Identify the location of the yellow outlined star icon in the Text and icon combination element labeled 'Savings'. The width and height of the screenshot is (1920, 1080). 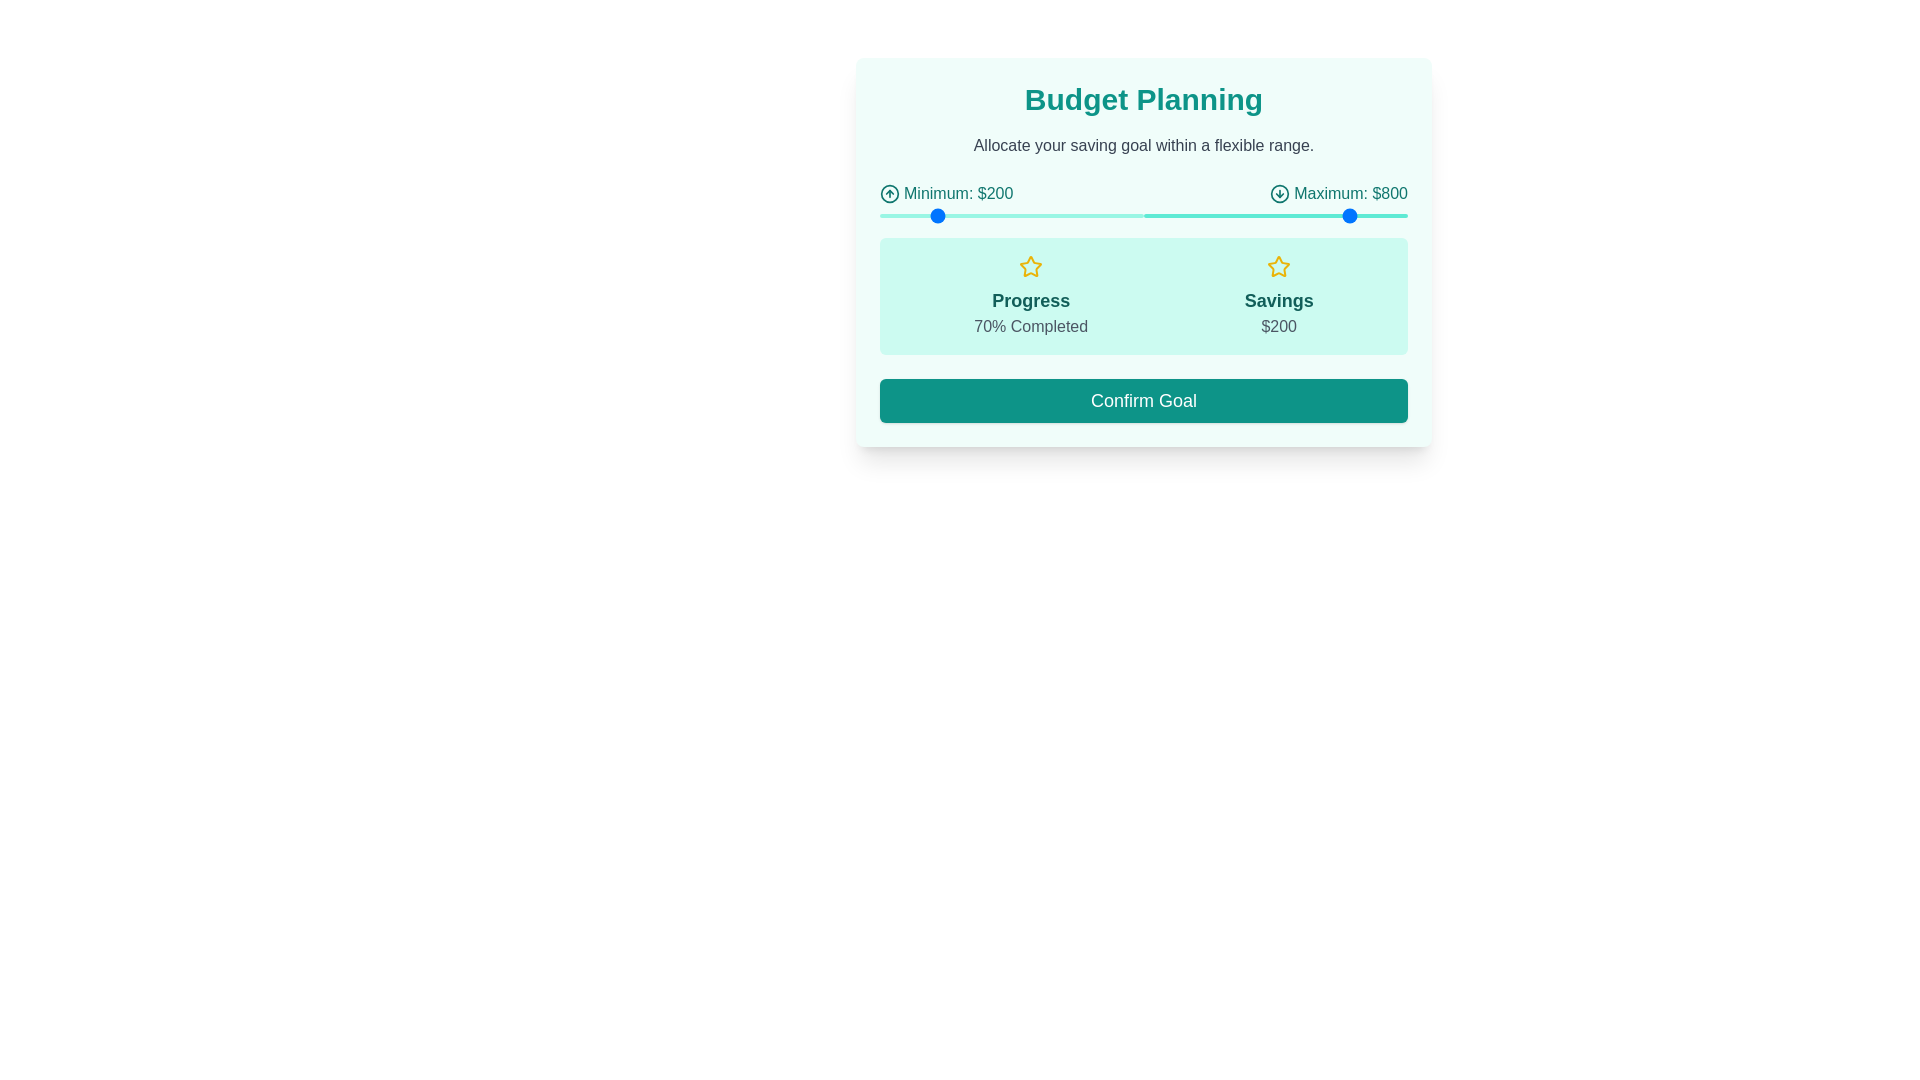
(1278, 296).